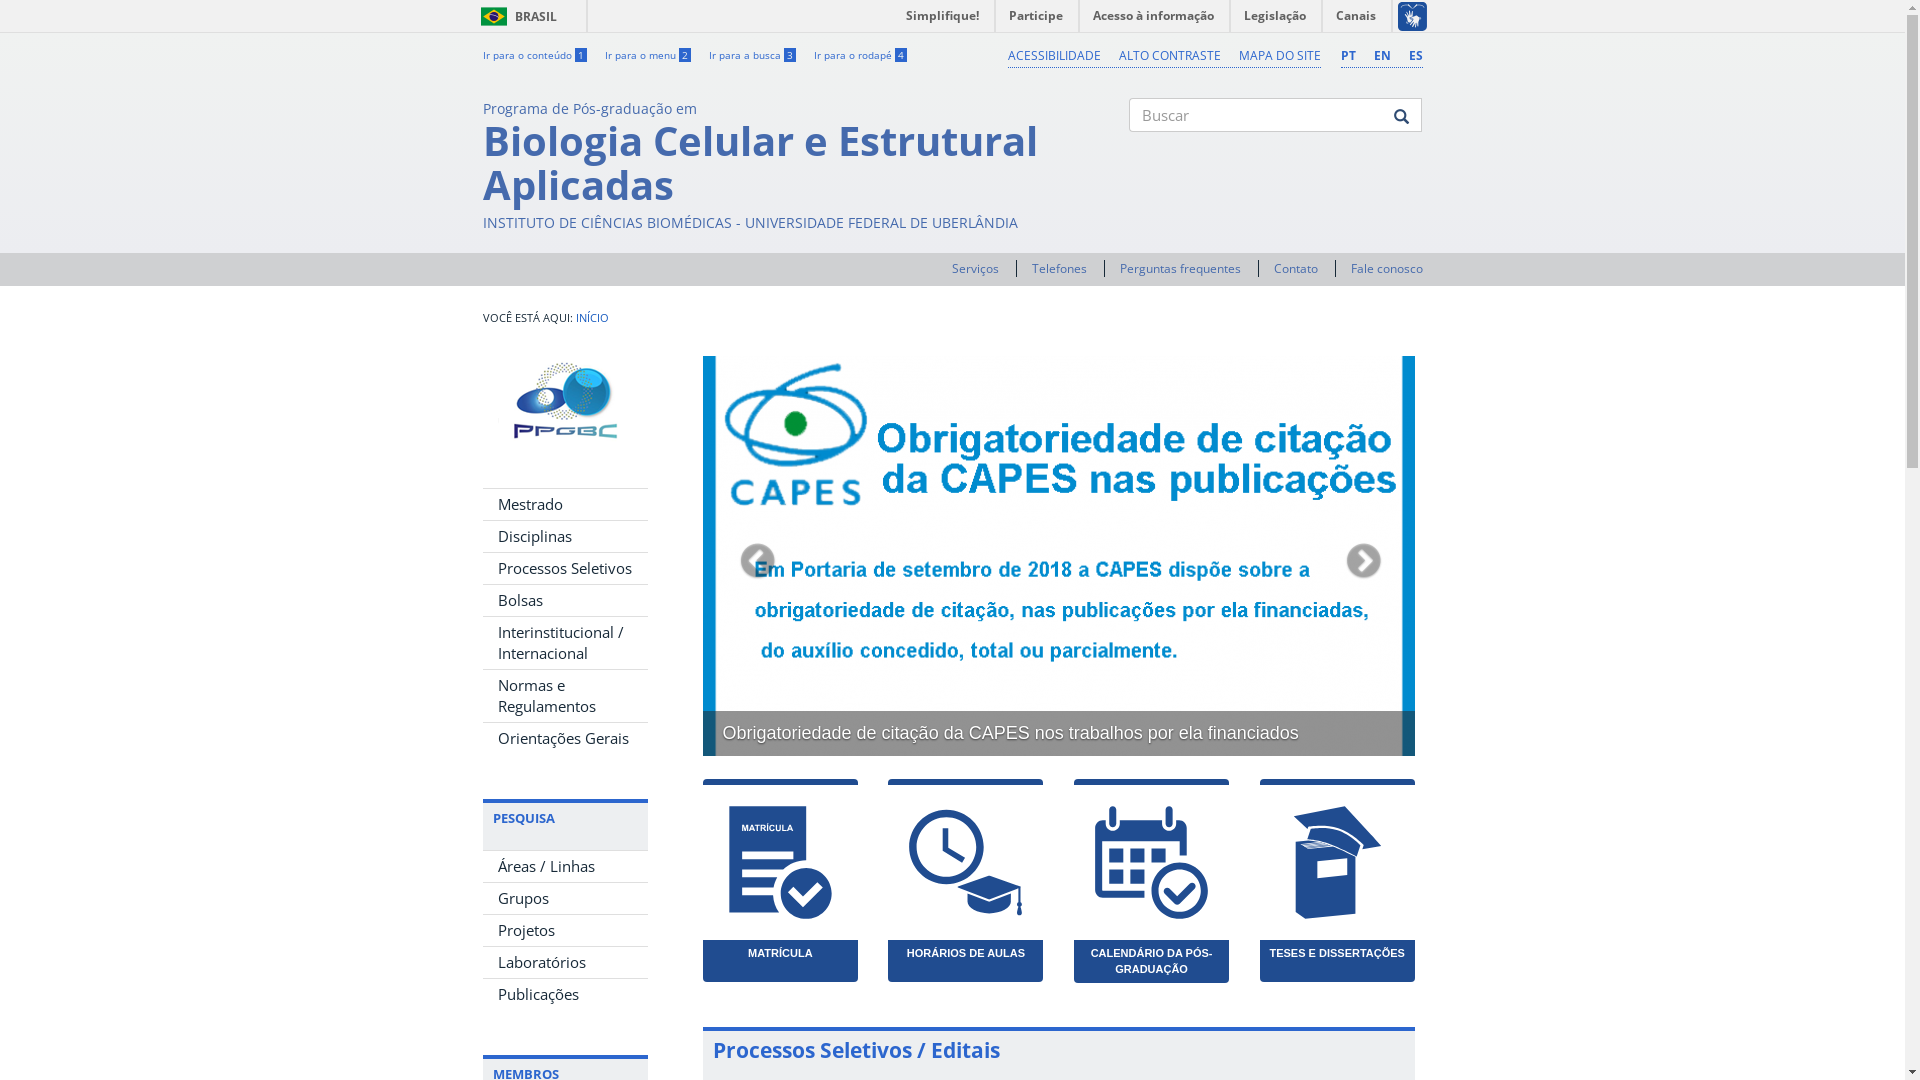 Image resolution: width=1920 pixels, height=1080 pixels. What do you see at coordinates (1169, 54) in the screenshot?
I see `'ALTO CONTRASTE'` at bounding box center [1169, 54].